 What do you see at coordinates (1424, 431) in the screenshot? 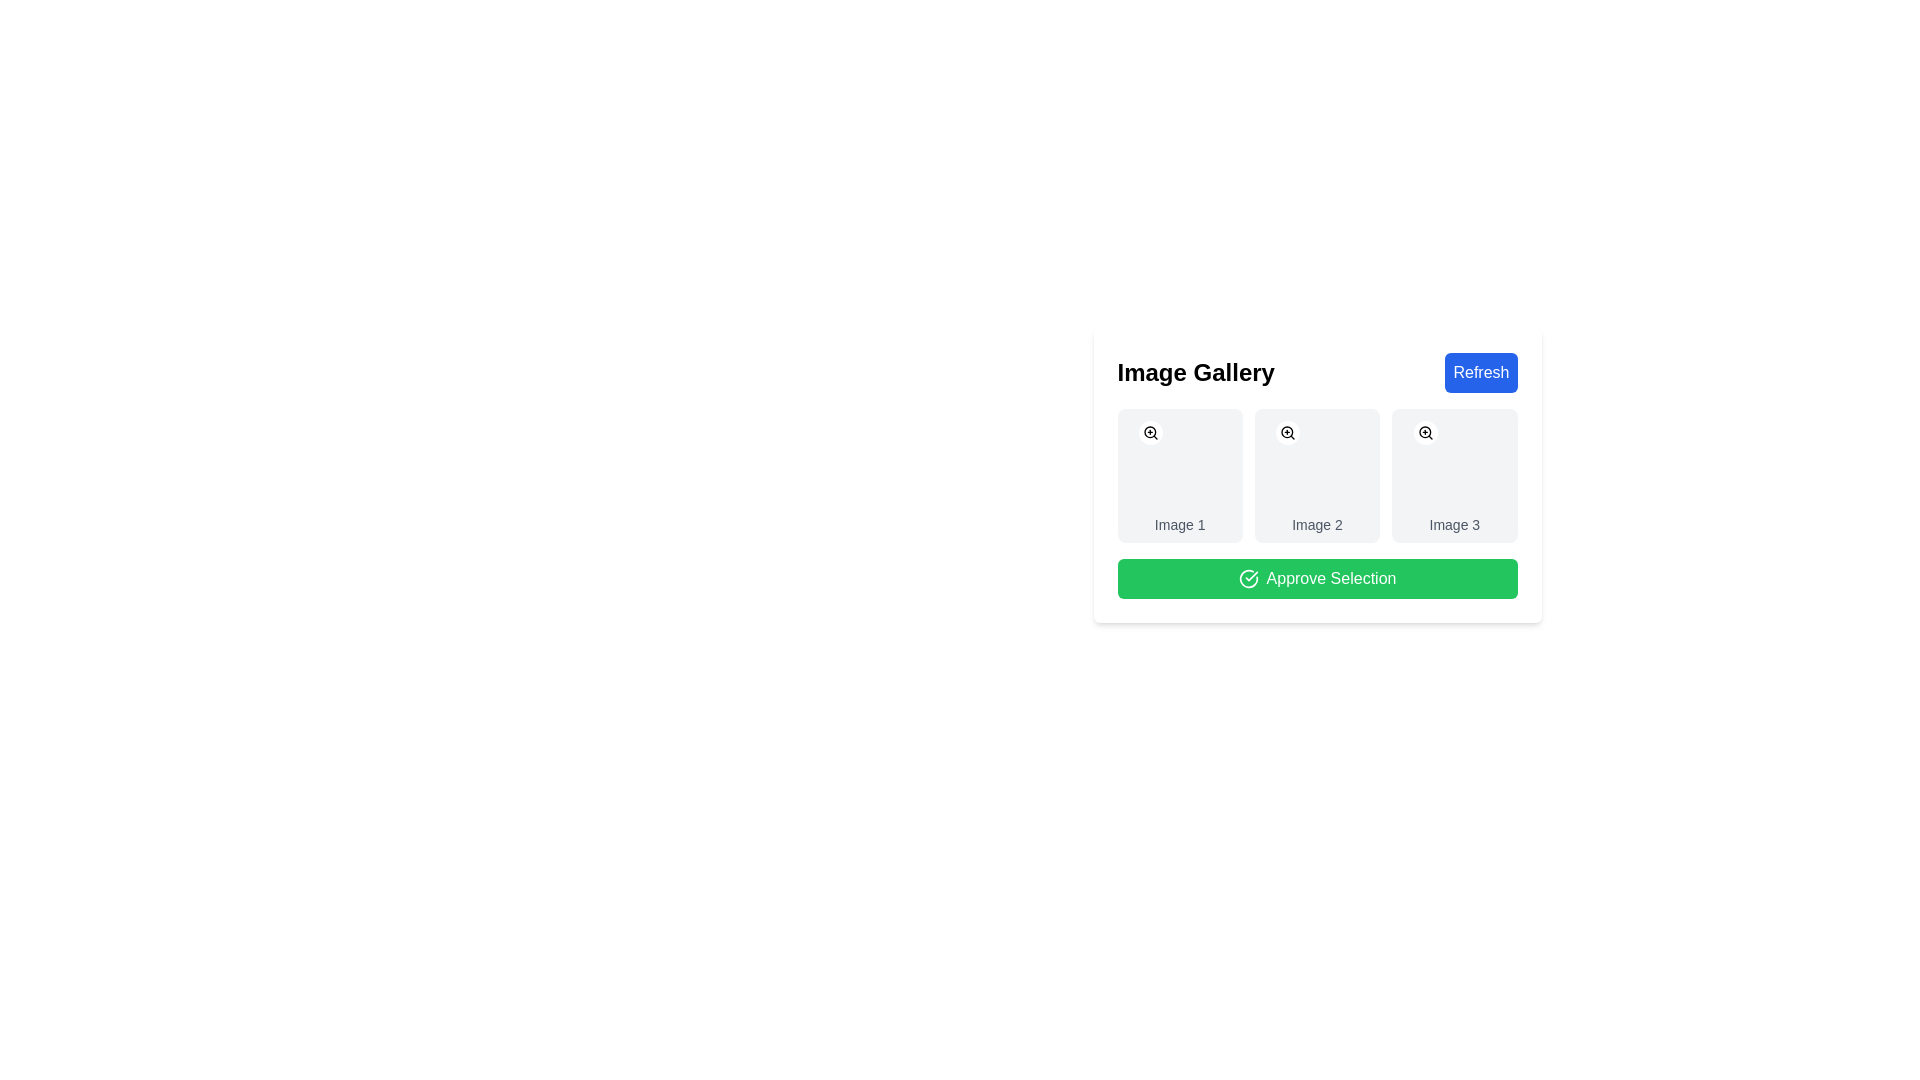
I see `the zoom-in icon button, which has a circular outline with a plus sign in the center, located under the title 'Image Gallery' and to the right of the 'Refresh' button` at bounding box center [1424, 431].